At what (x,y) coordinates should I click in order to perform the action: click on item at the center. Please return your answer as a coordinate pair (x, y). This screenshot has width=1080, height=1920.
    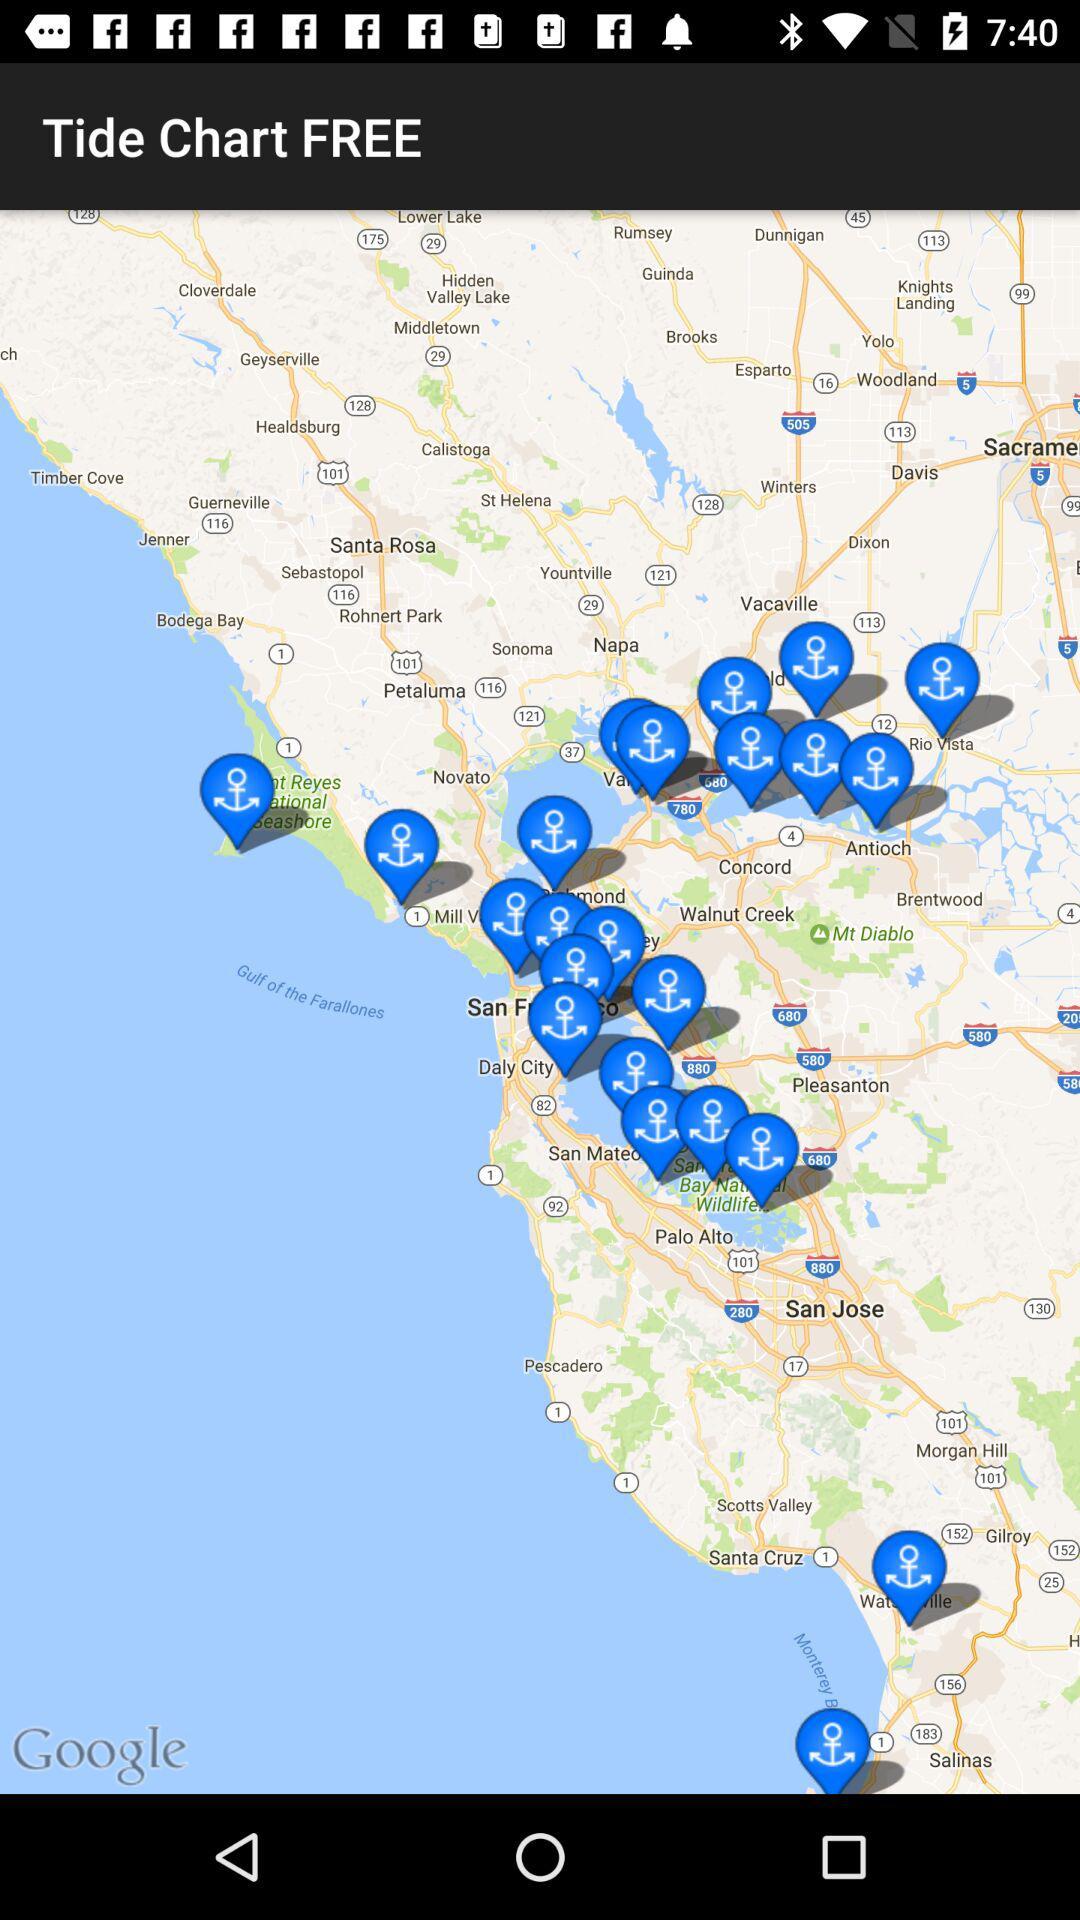
    Looking at the image, I should click on (540, 1002).